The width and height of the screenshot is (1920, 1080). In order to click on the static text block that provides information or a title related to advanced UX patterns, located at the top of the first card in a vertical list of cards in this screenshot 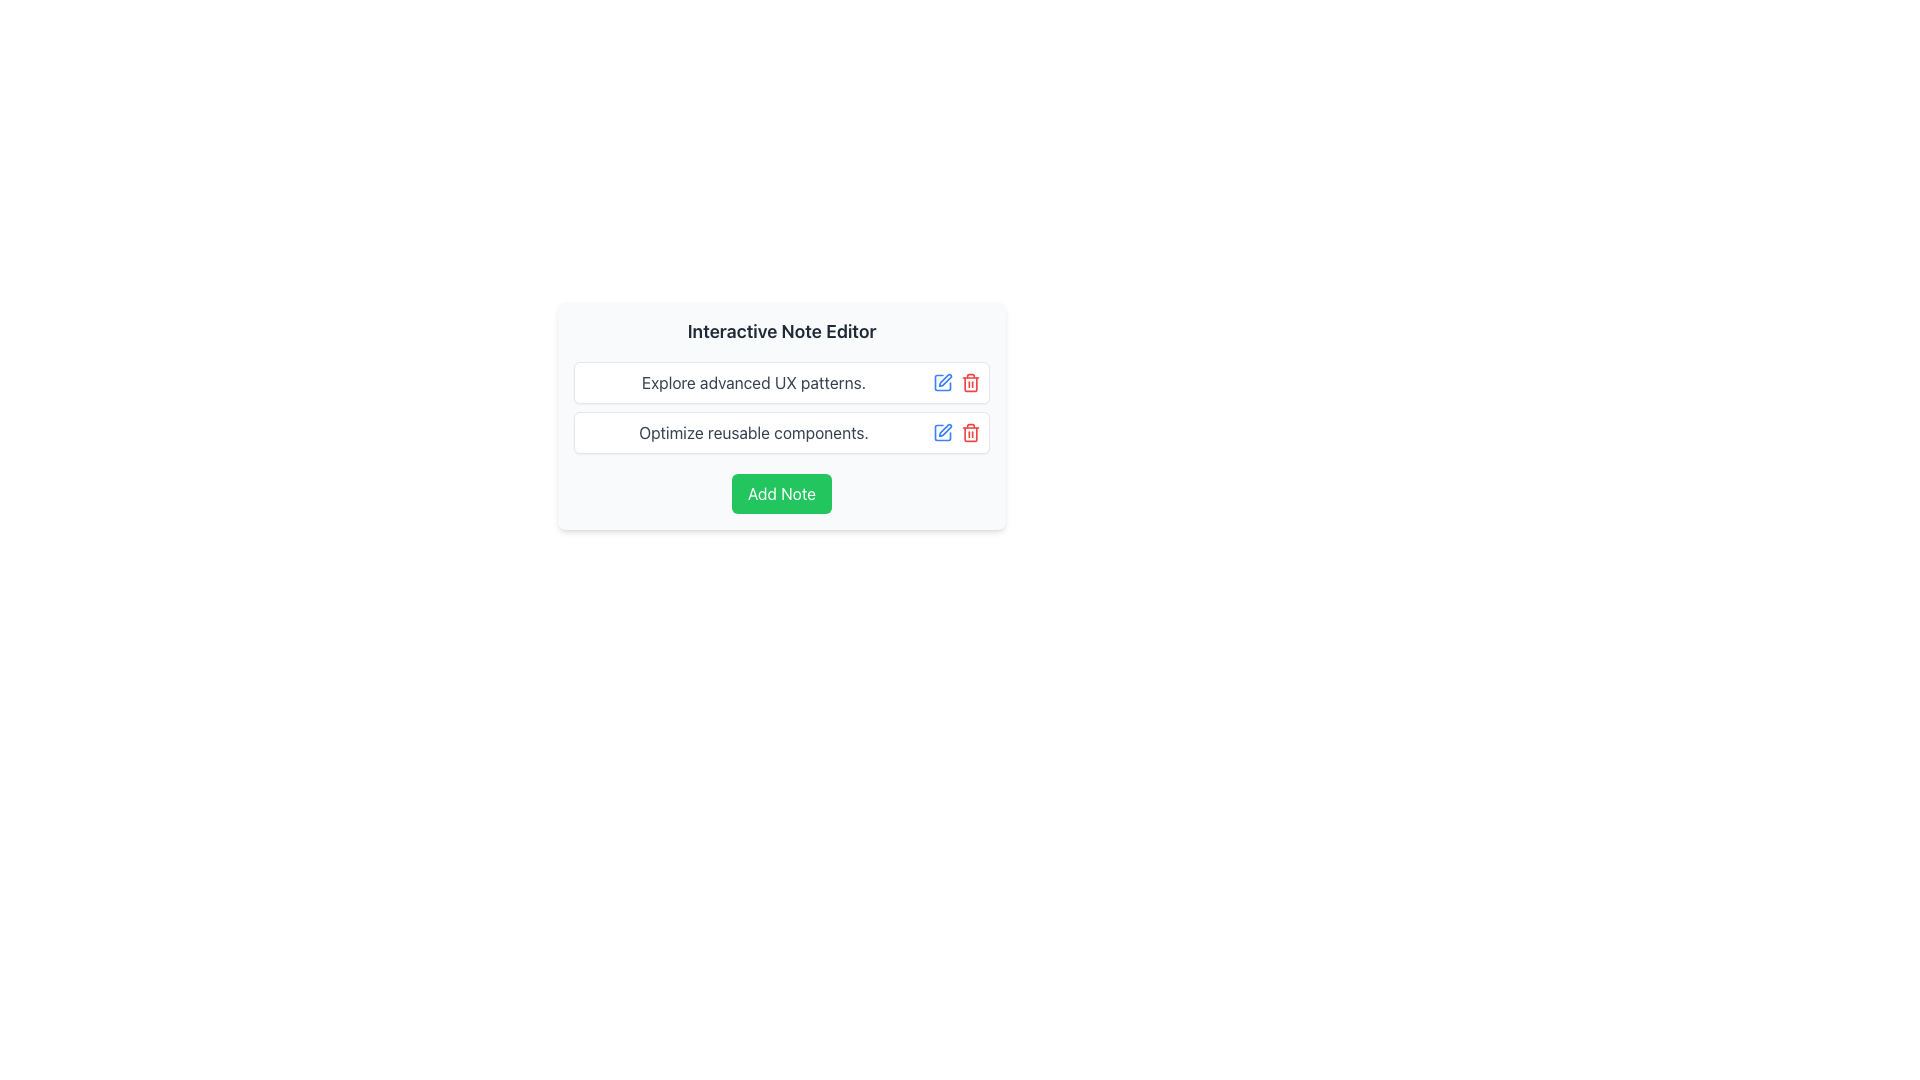, I will do `click(752, 382)`.